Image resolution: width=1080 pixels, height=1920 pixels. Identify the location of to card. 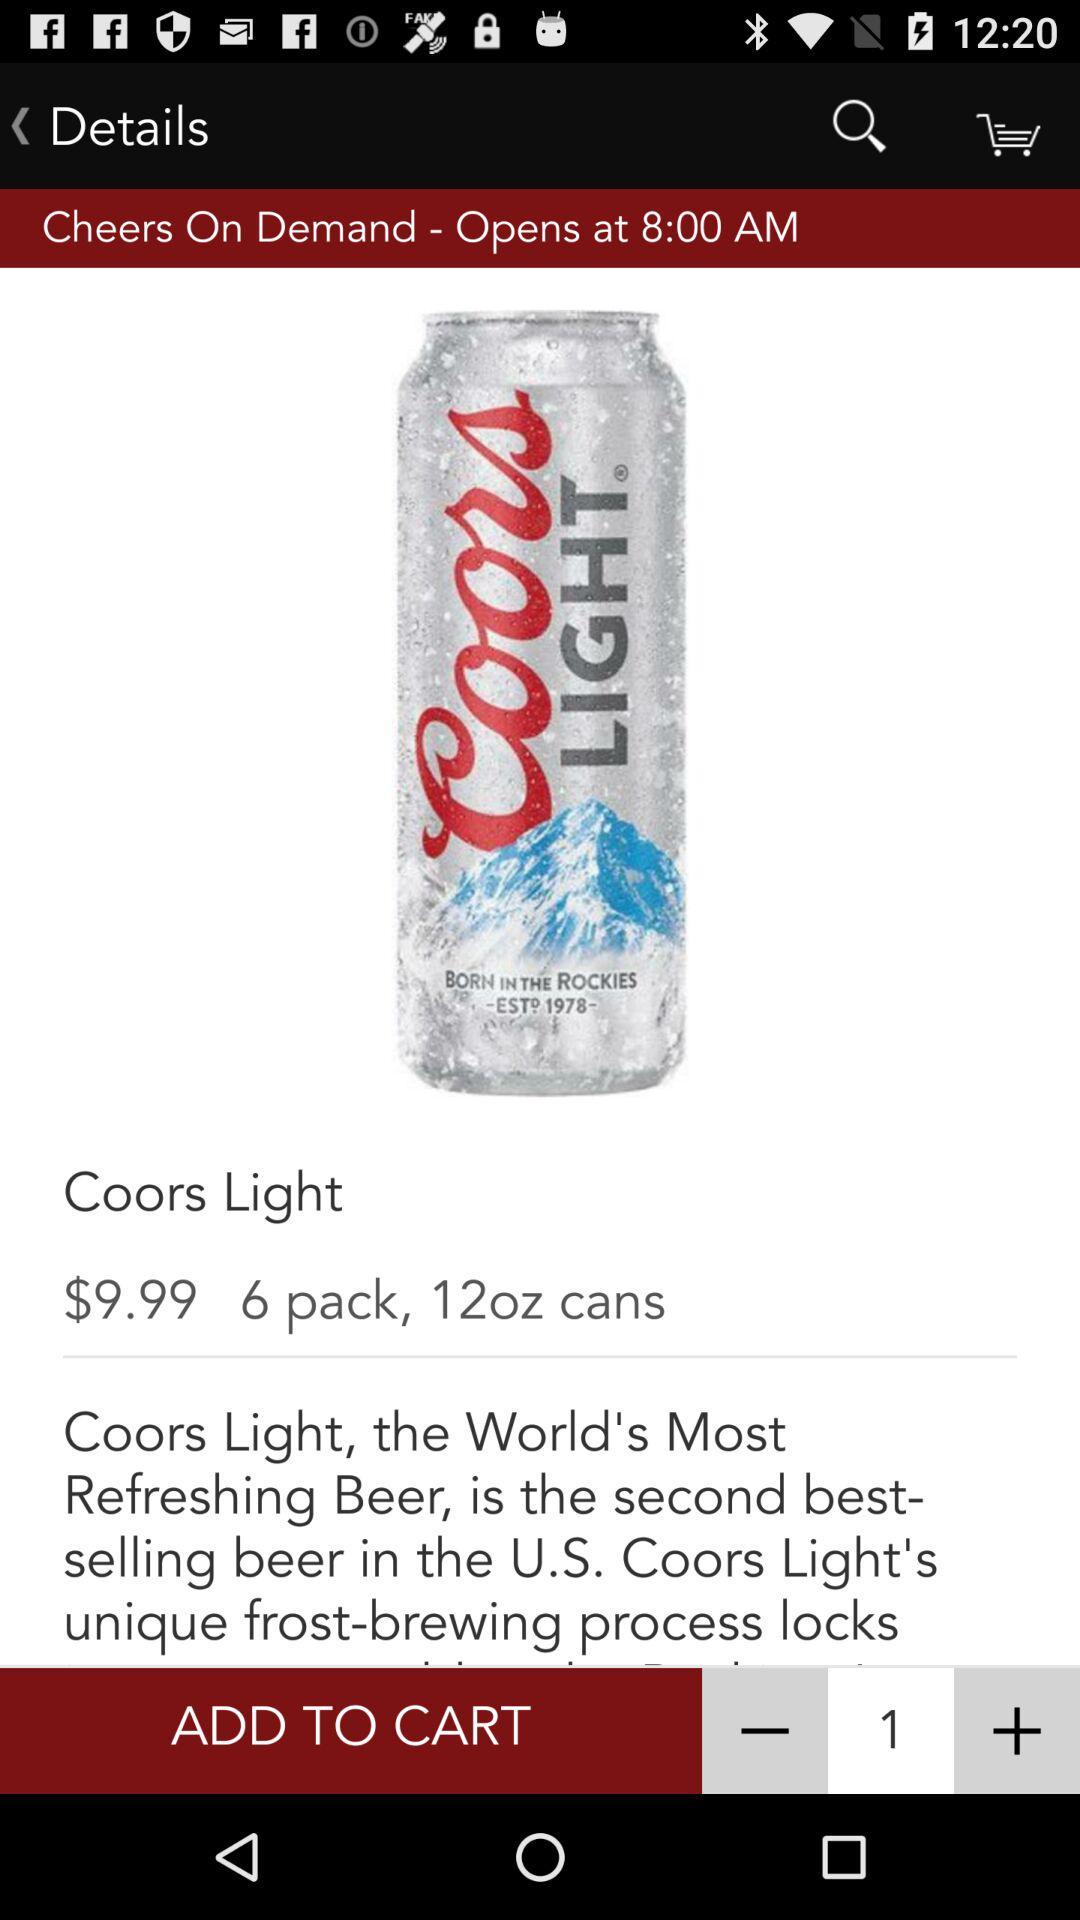
(1006, 124).